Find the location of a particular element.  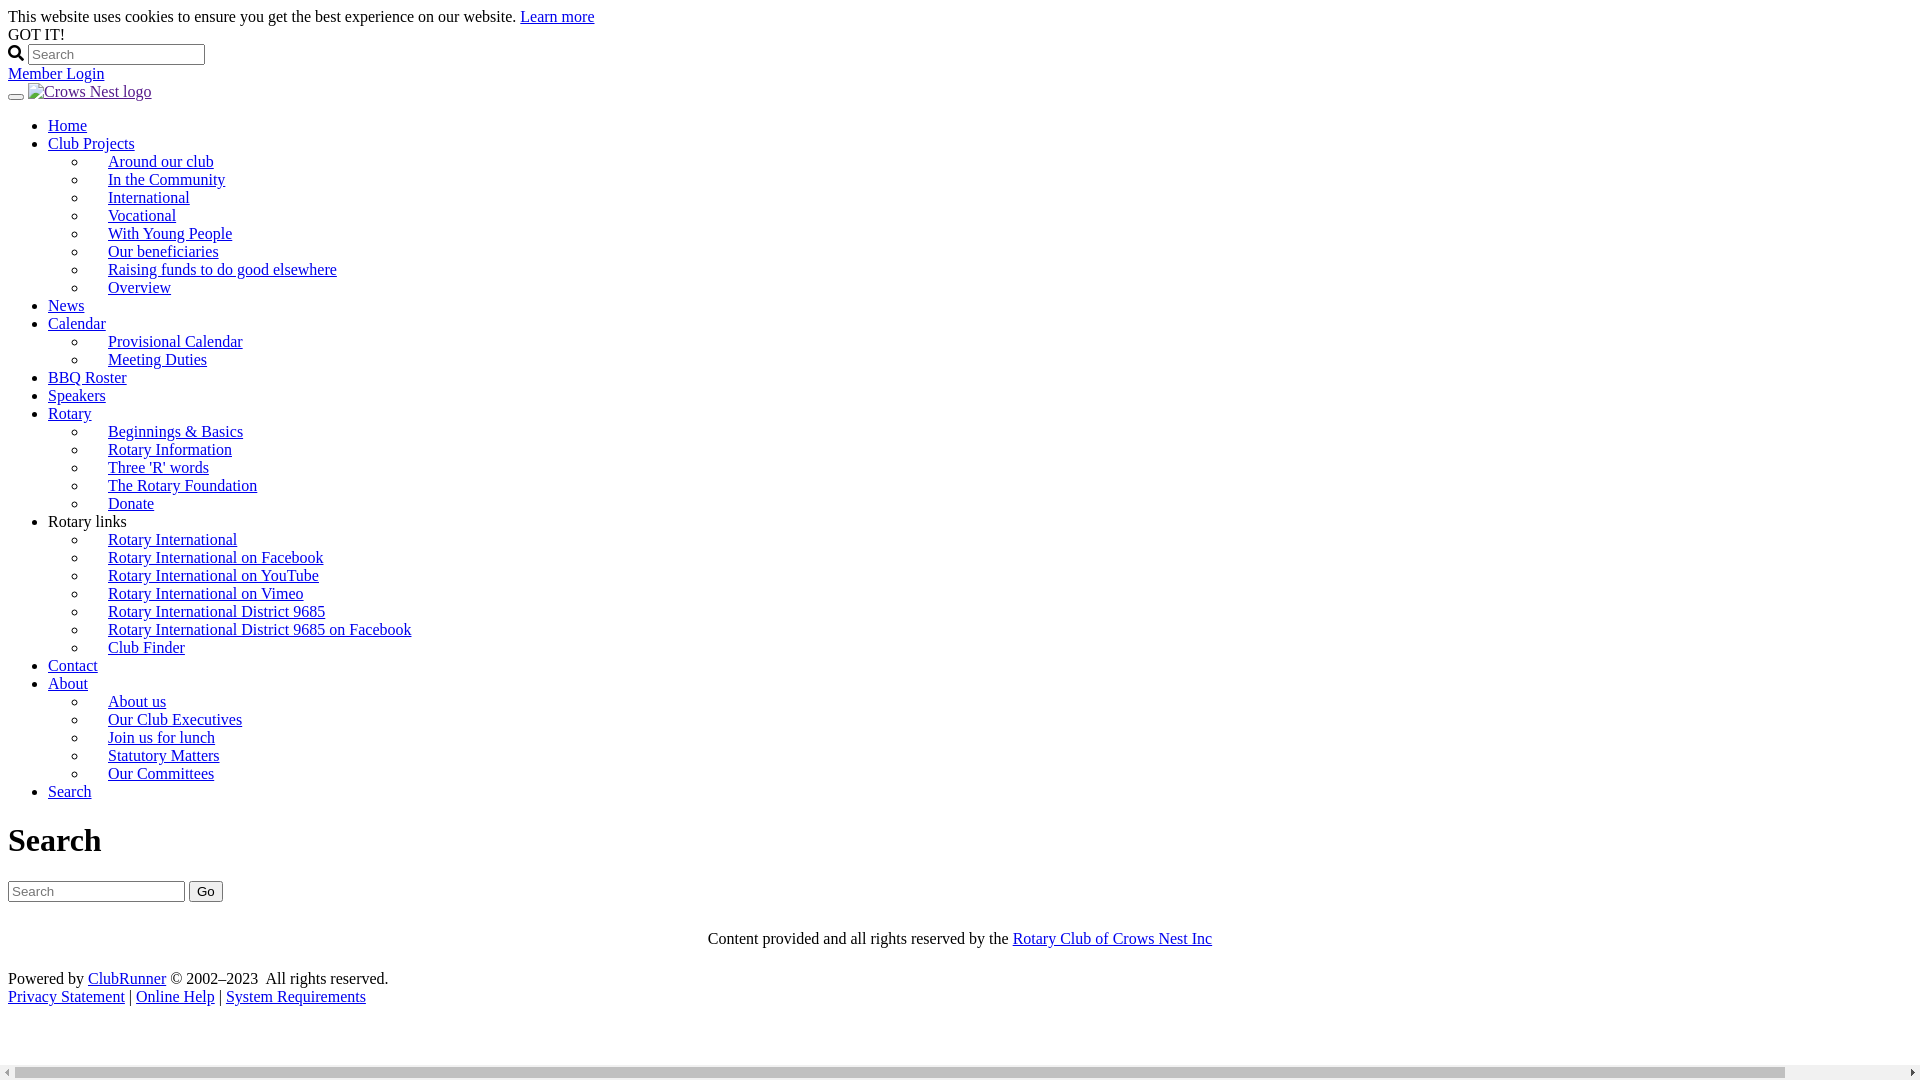

'Rotary' is located at coordinates (70, 412).